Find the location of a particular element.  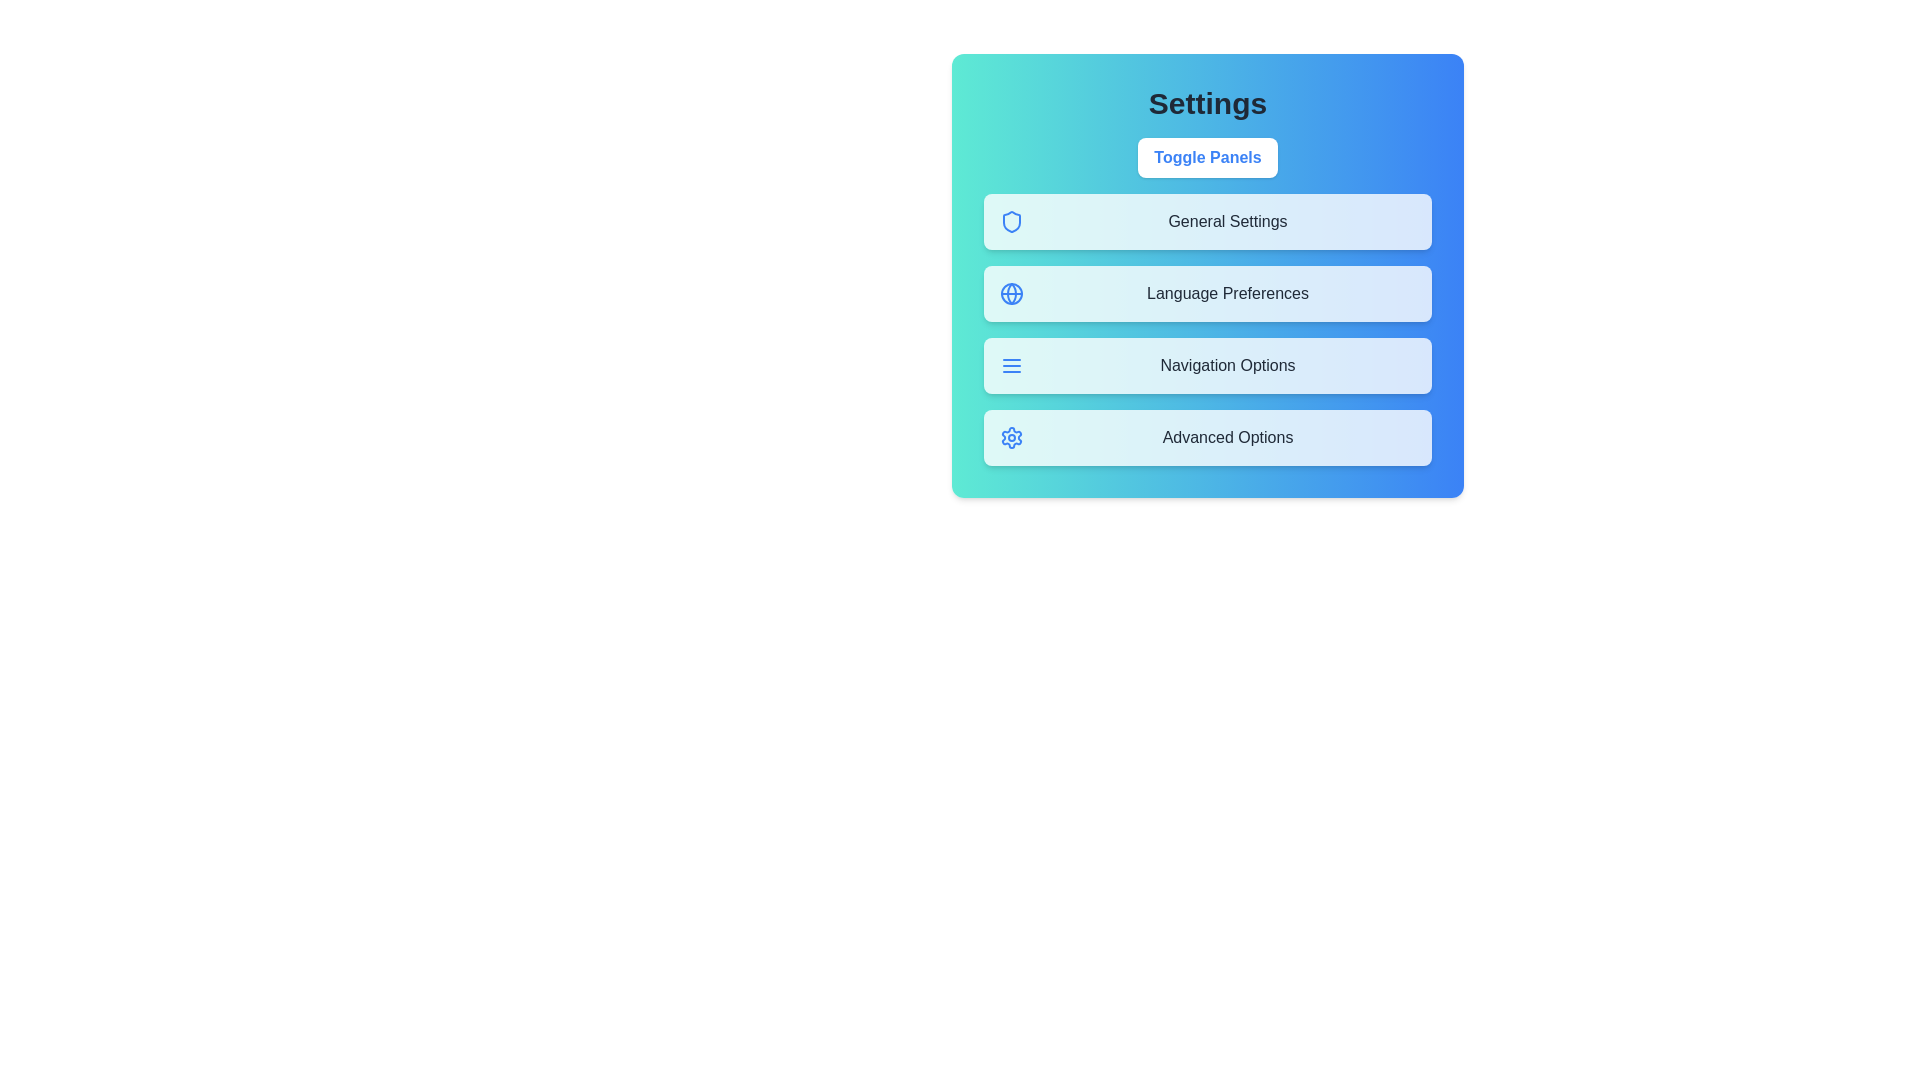

the 'Toggle Panels' button to toggle the visibility of the settings panel is located at coordinates (1207, 157).